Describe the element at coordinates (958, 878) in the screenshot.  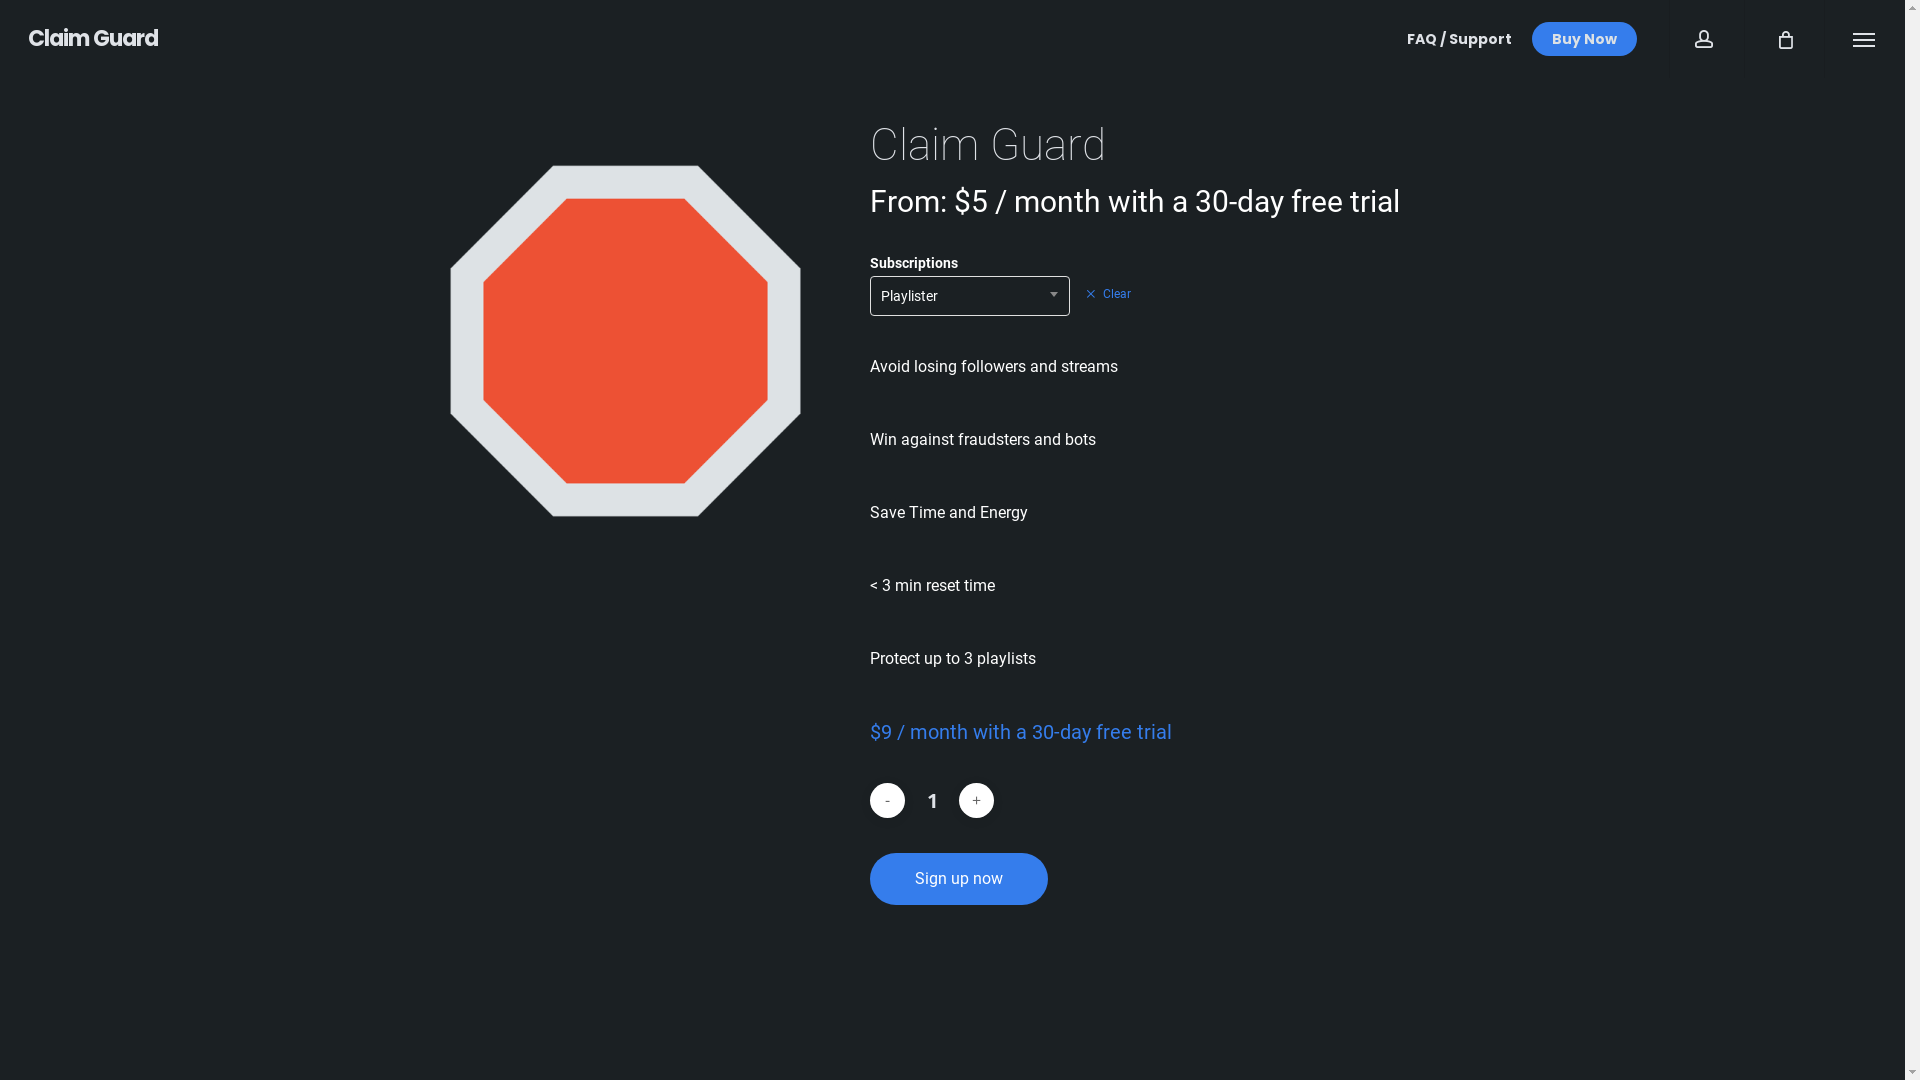
I see `'Sign up now'` at that location.